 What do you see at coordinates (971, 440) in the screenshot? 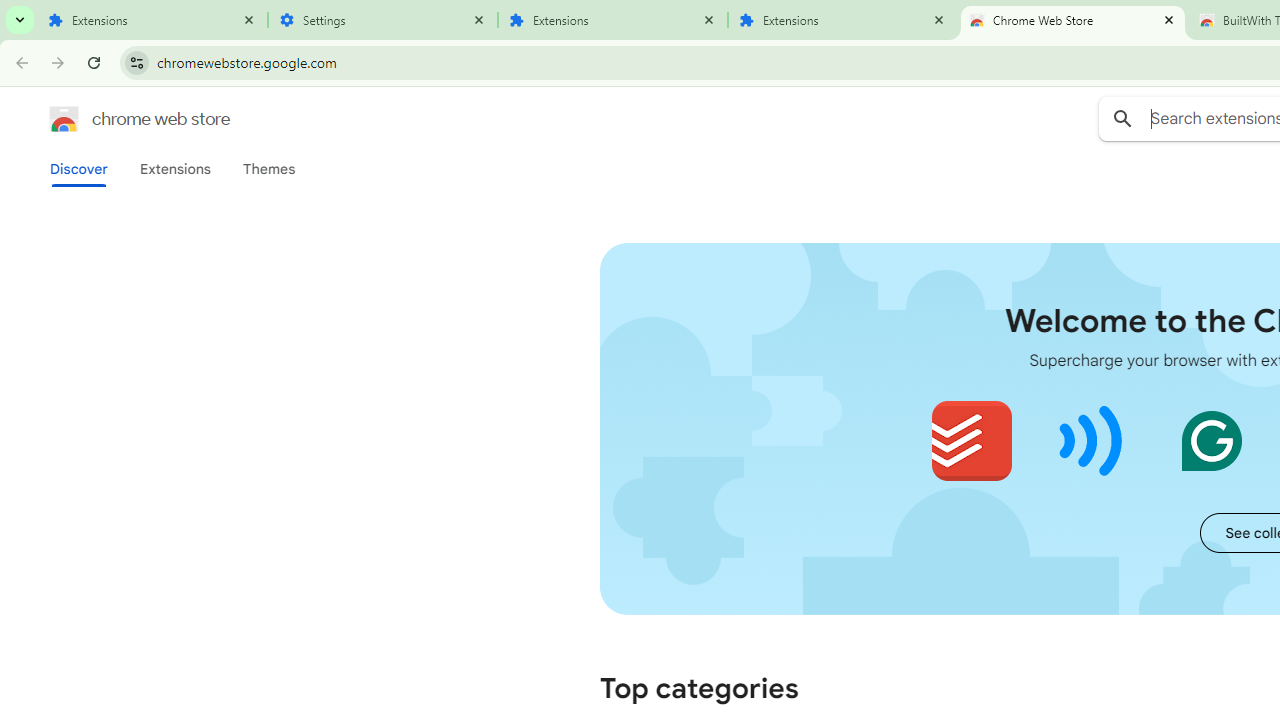
I see `'Todoist for Chrome'` at bounding box center [971, 440].